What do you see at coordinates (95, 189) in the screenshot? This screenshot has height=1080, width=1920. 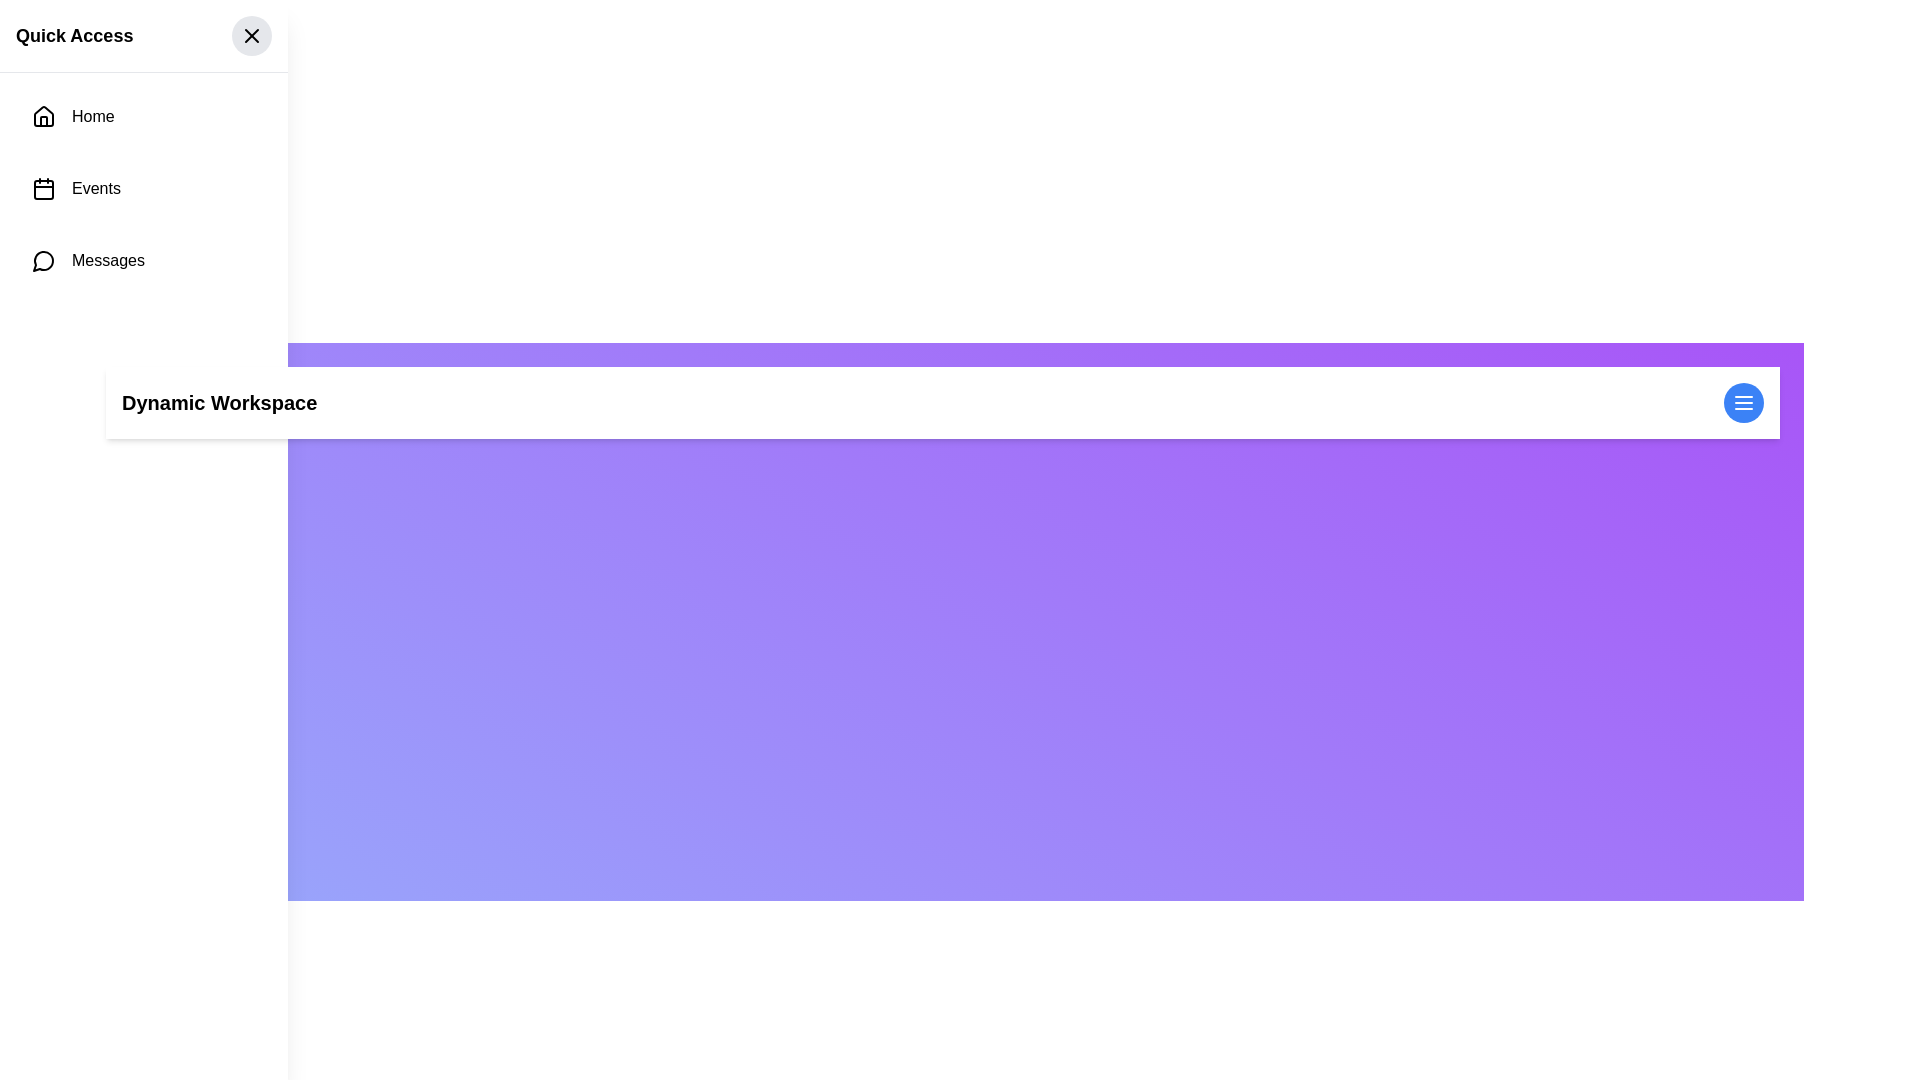 I see `the 'Events' menu item in the sidebar, which is the second item in the vertical list of menu options` at bounding box center [95, 189].